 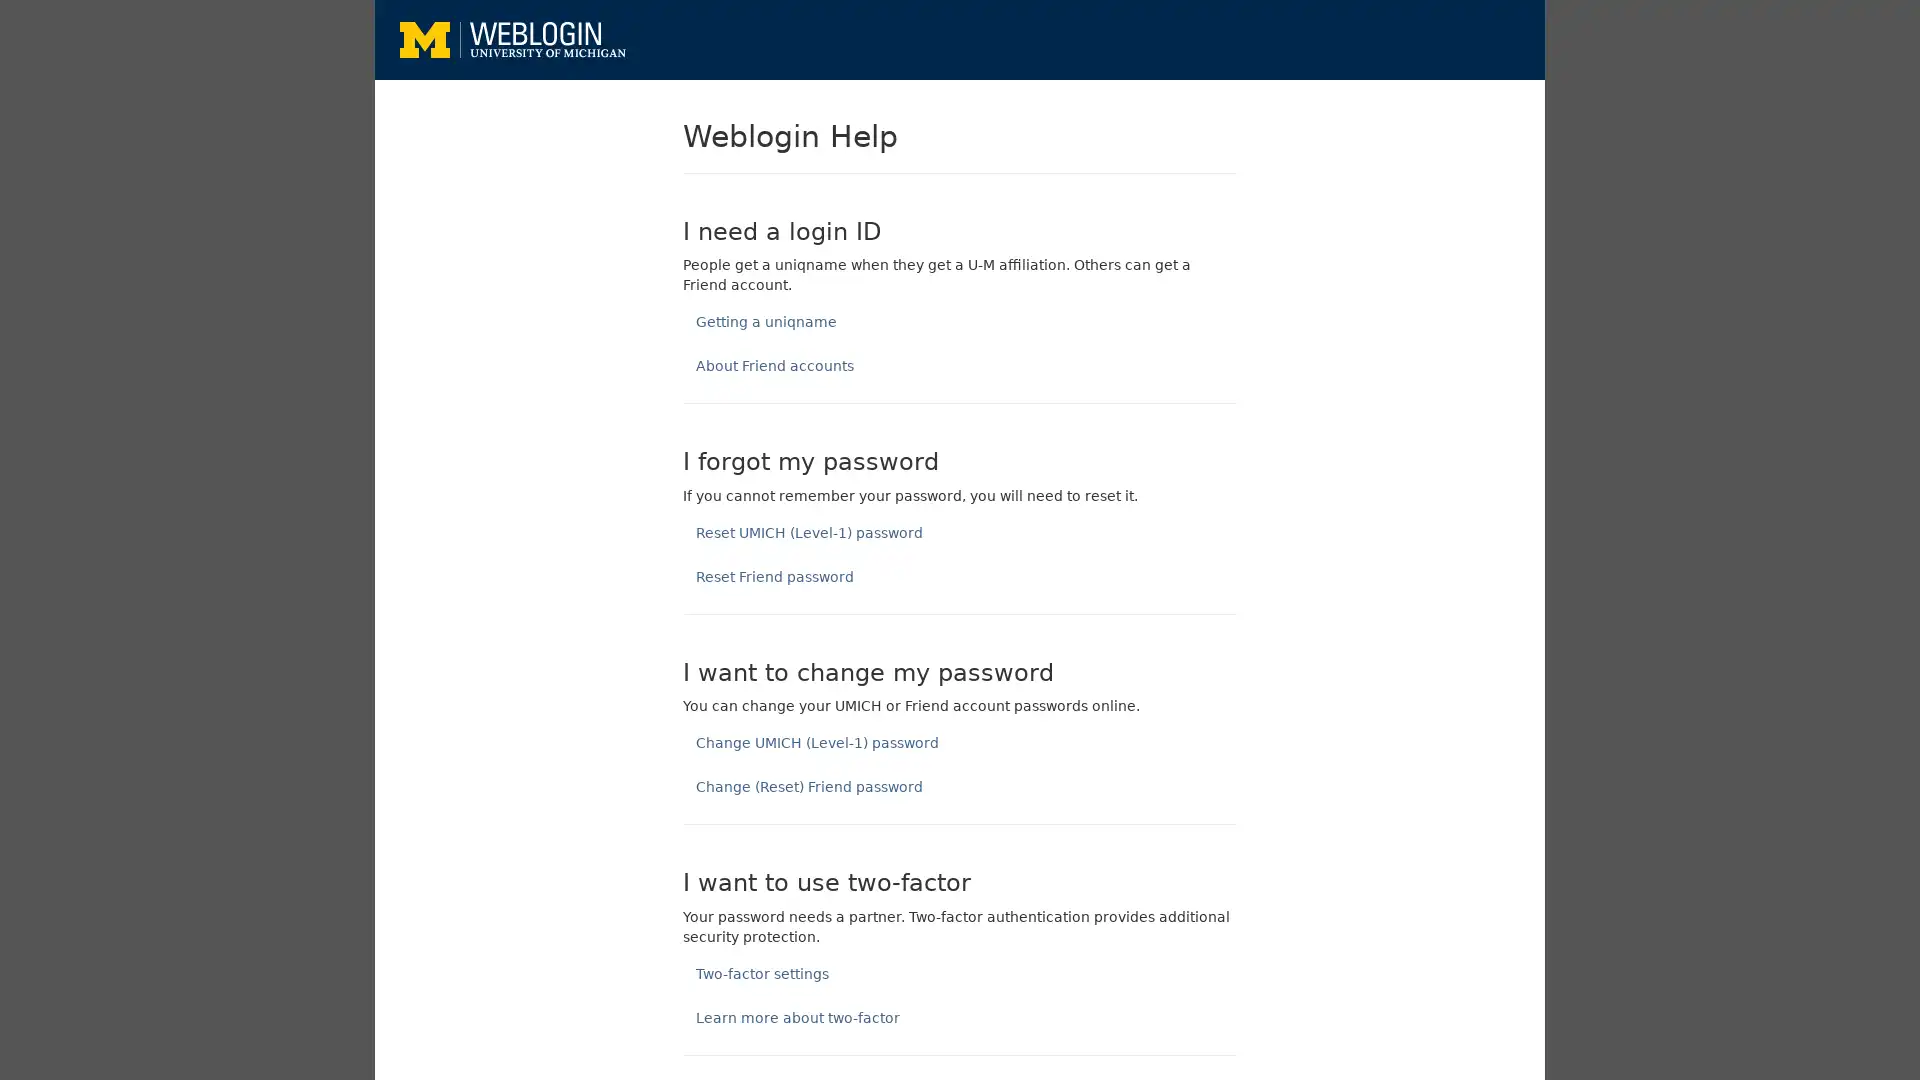 What do you see at coordinates (808, 785) in the screenshot?
I see `Change (Reset) Friend password` at bounding box center [808, 785].